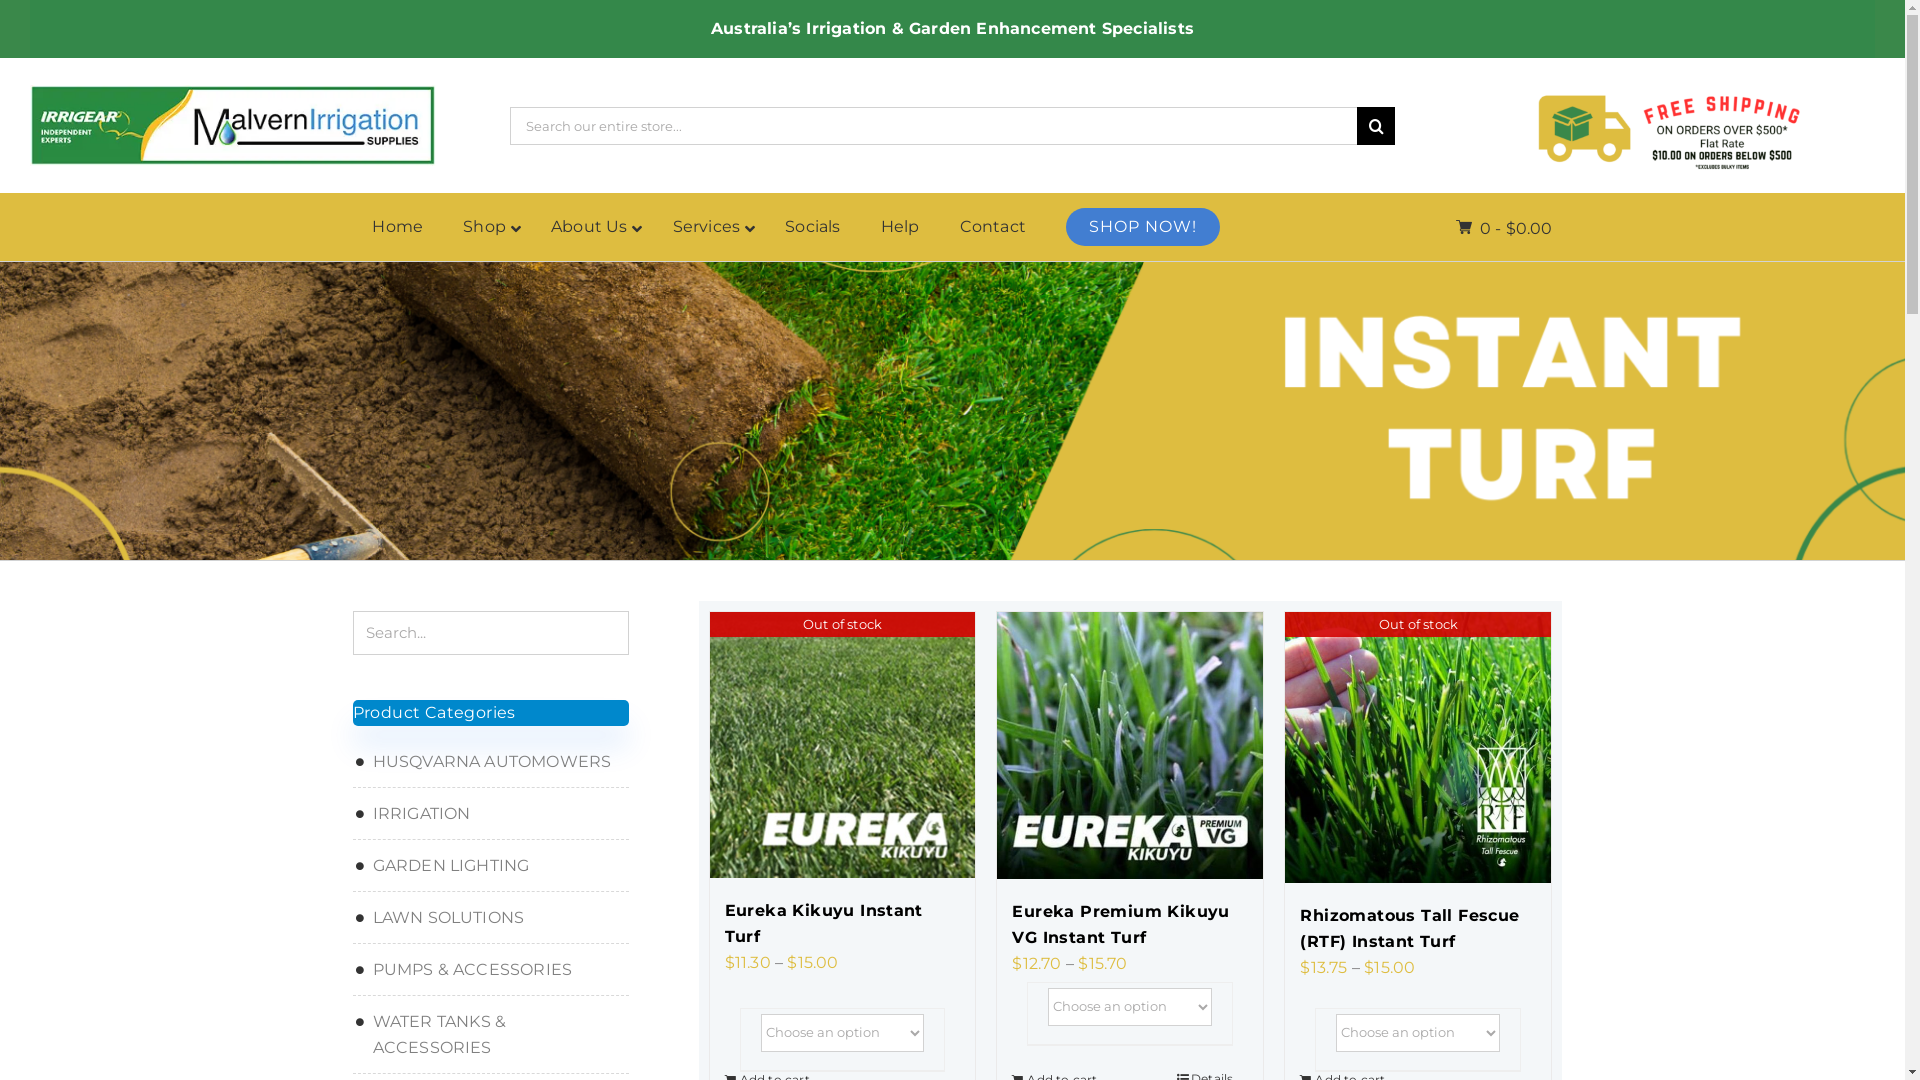 Image resolution: width=1920 pixels, height=1080 pixels. What do you see at coordinates (812, 226) in the screenshot?
I see `'Socials'` at bounding box center [812, 226].